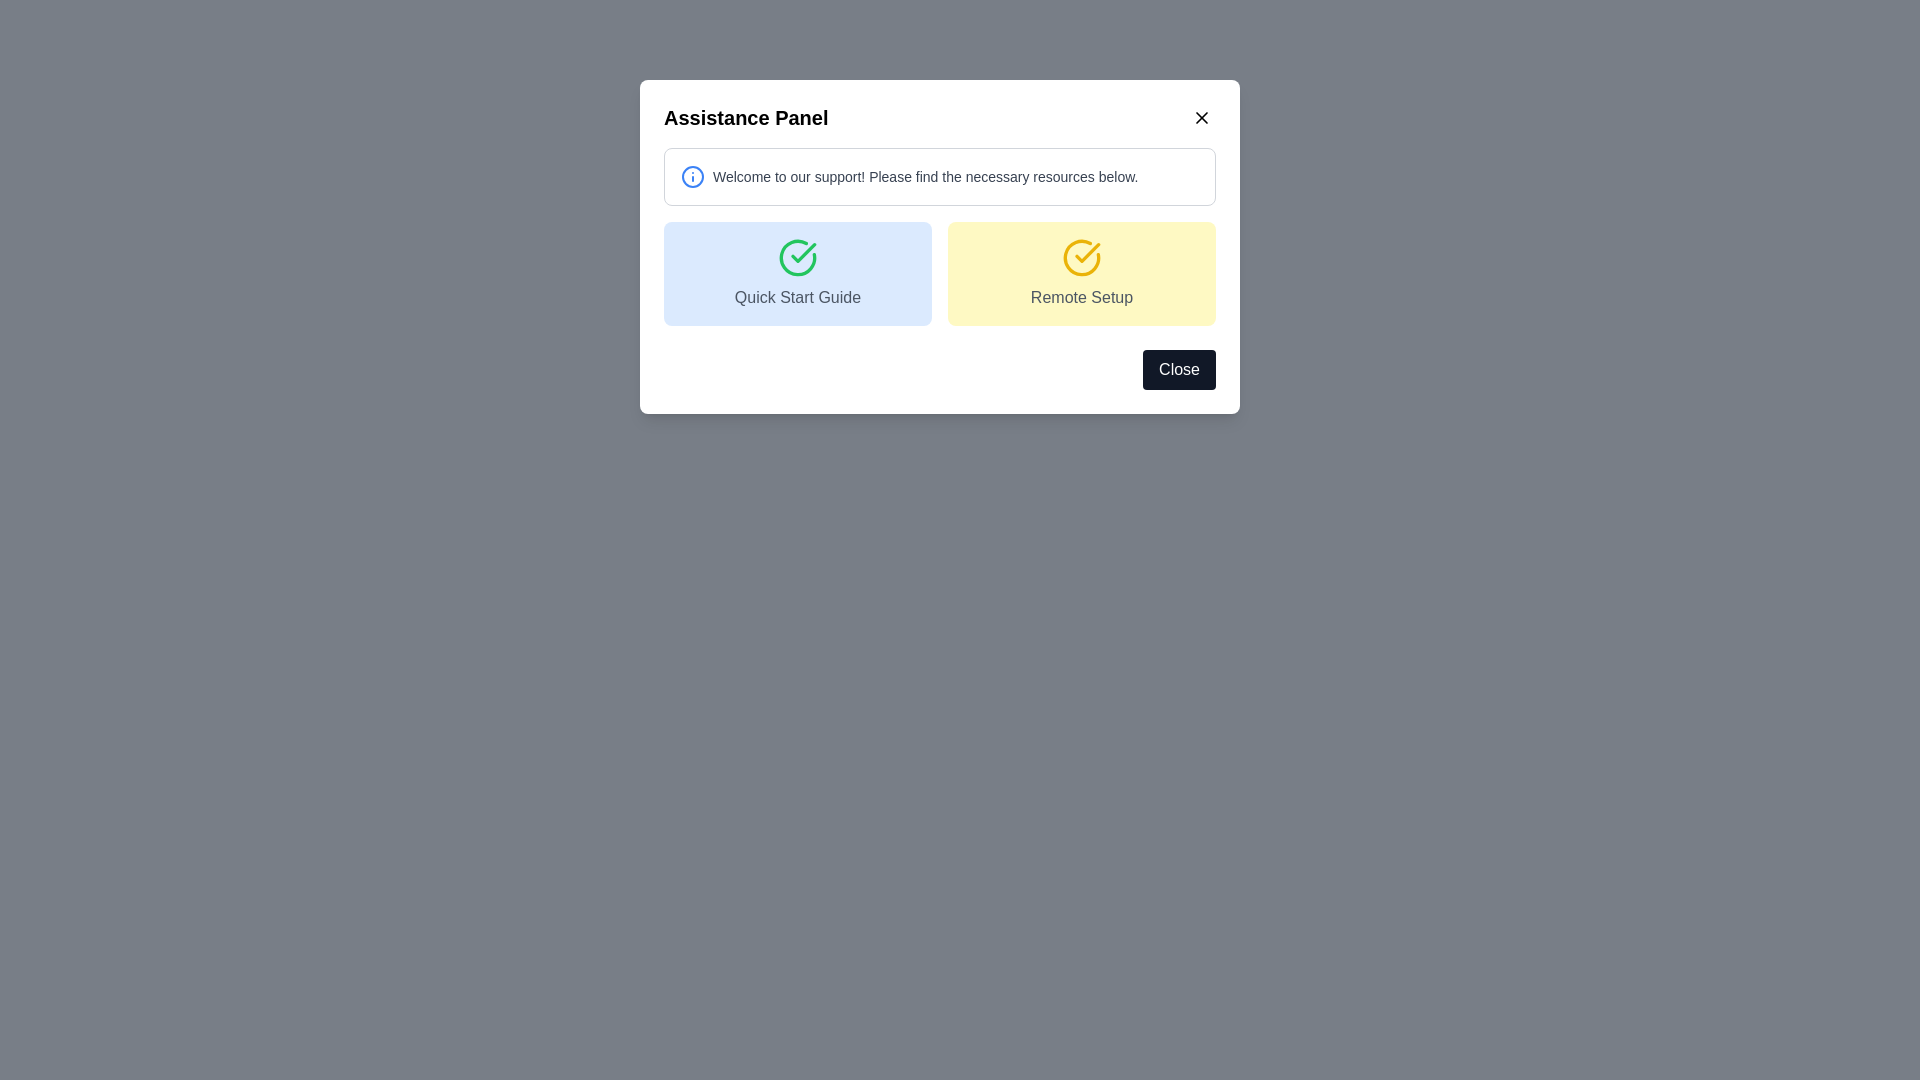 This screenshot has height=1080, width=1920. I want to click on the close button icon located in the top-right corner of the 'Assistance Panel' dialog box, so click(1200, 118).